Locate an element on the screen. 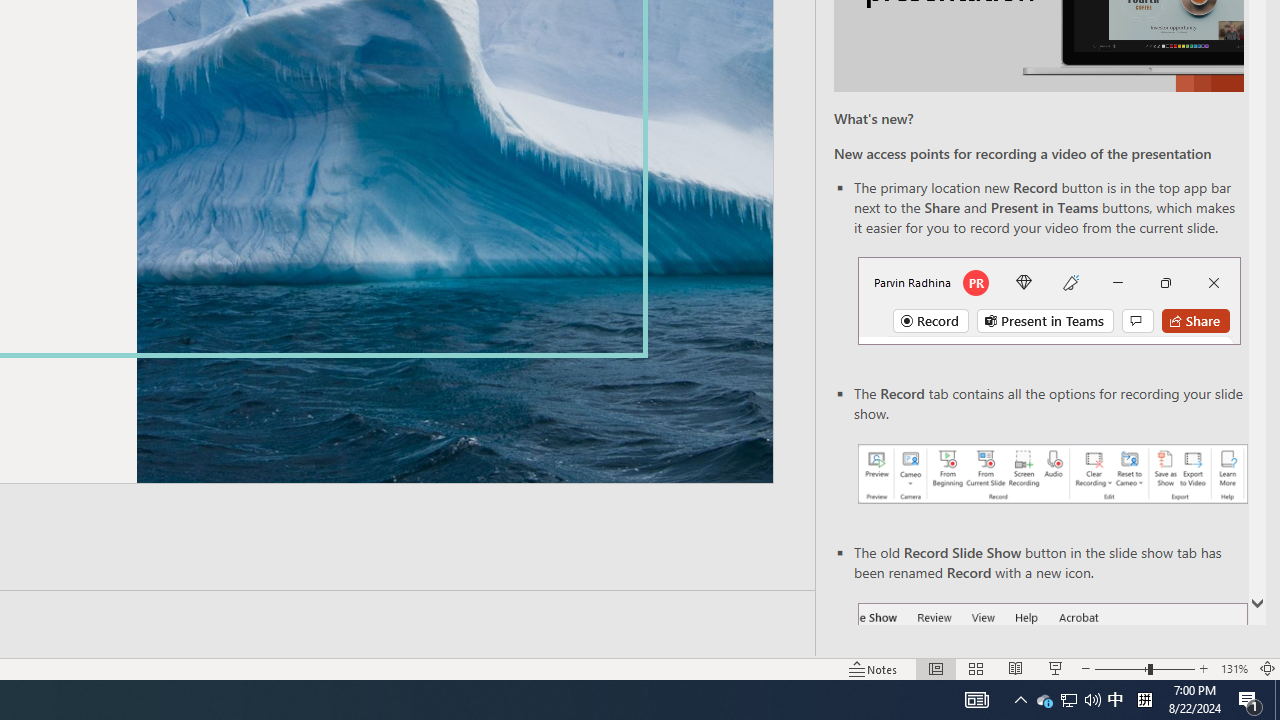 The width and height of the screenshot is (1280, 720). 'Record your presentations screenshot one' is located at coordinates (1051, 474).